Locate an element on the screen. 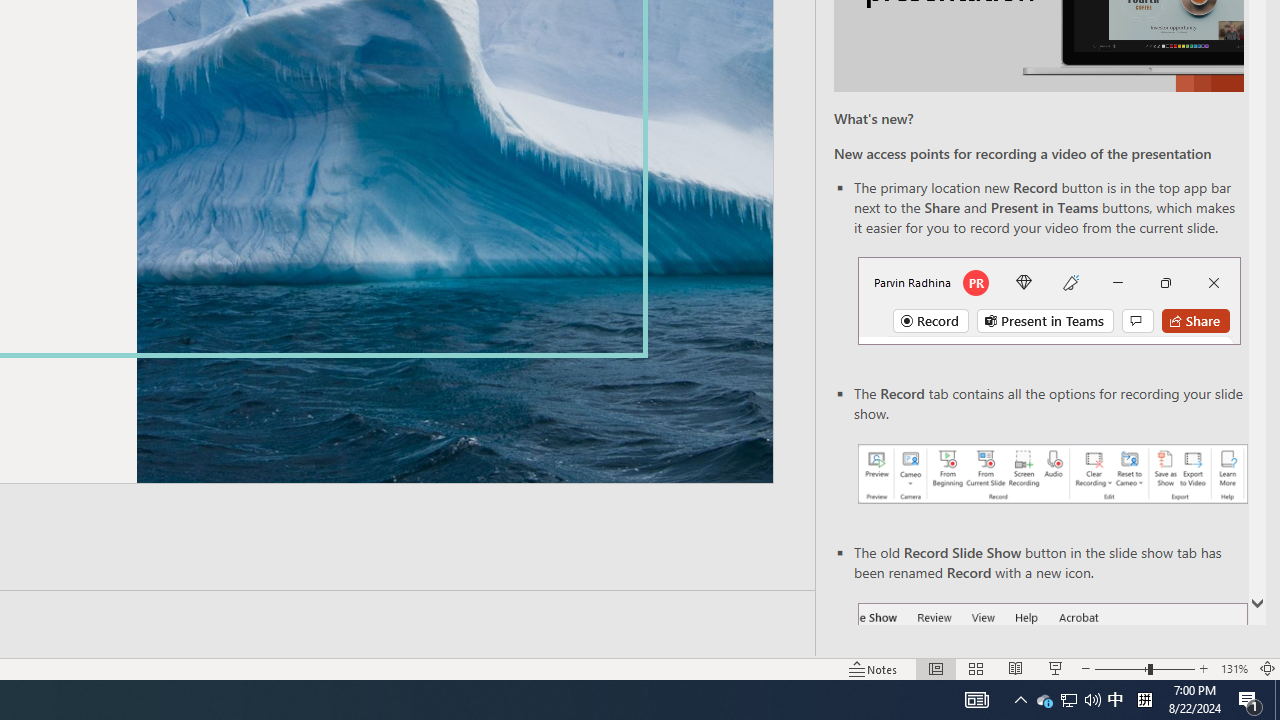 The width and height of the screenshot is (1280, 720). 'Record your presentations screenshot one' is located at coordinates (1051, 474).